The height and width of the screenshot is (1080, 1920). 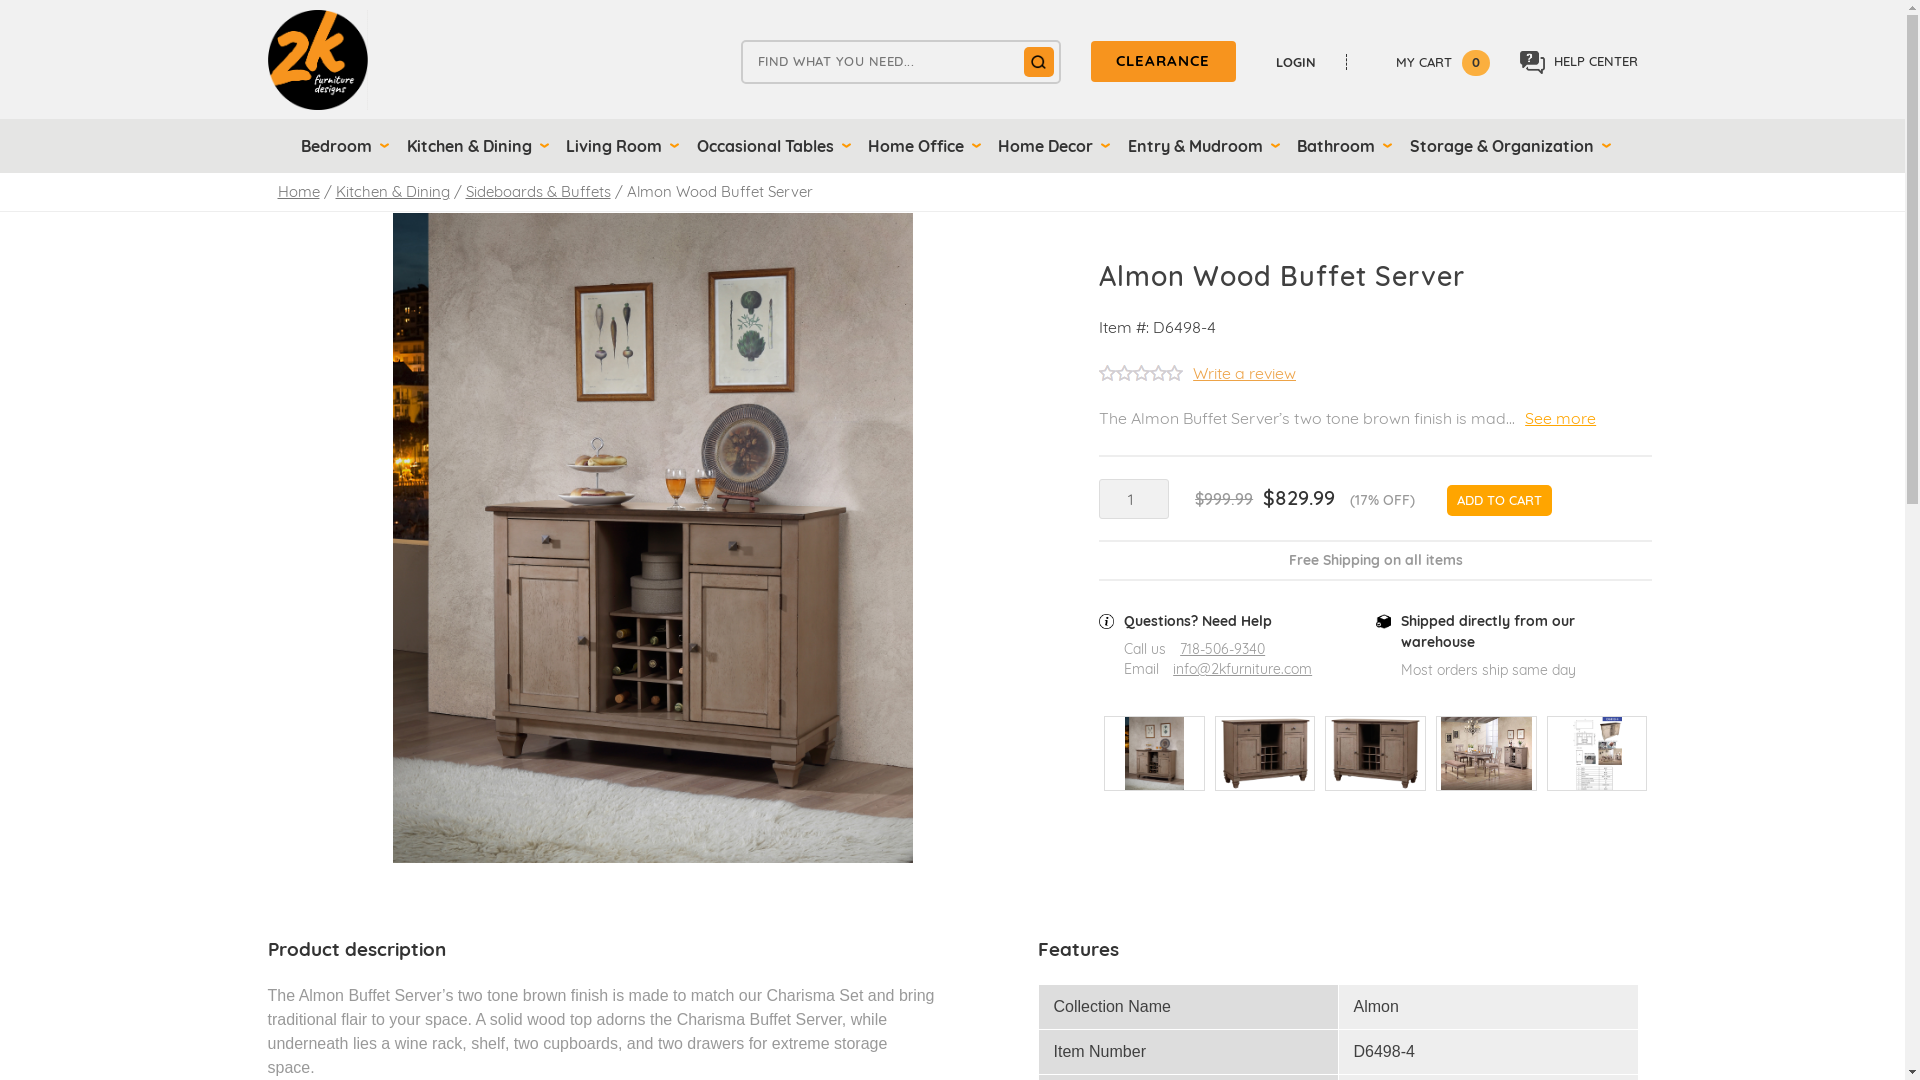 I want to click on 'CLEARANCE', so click(x=1088, y=60).